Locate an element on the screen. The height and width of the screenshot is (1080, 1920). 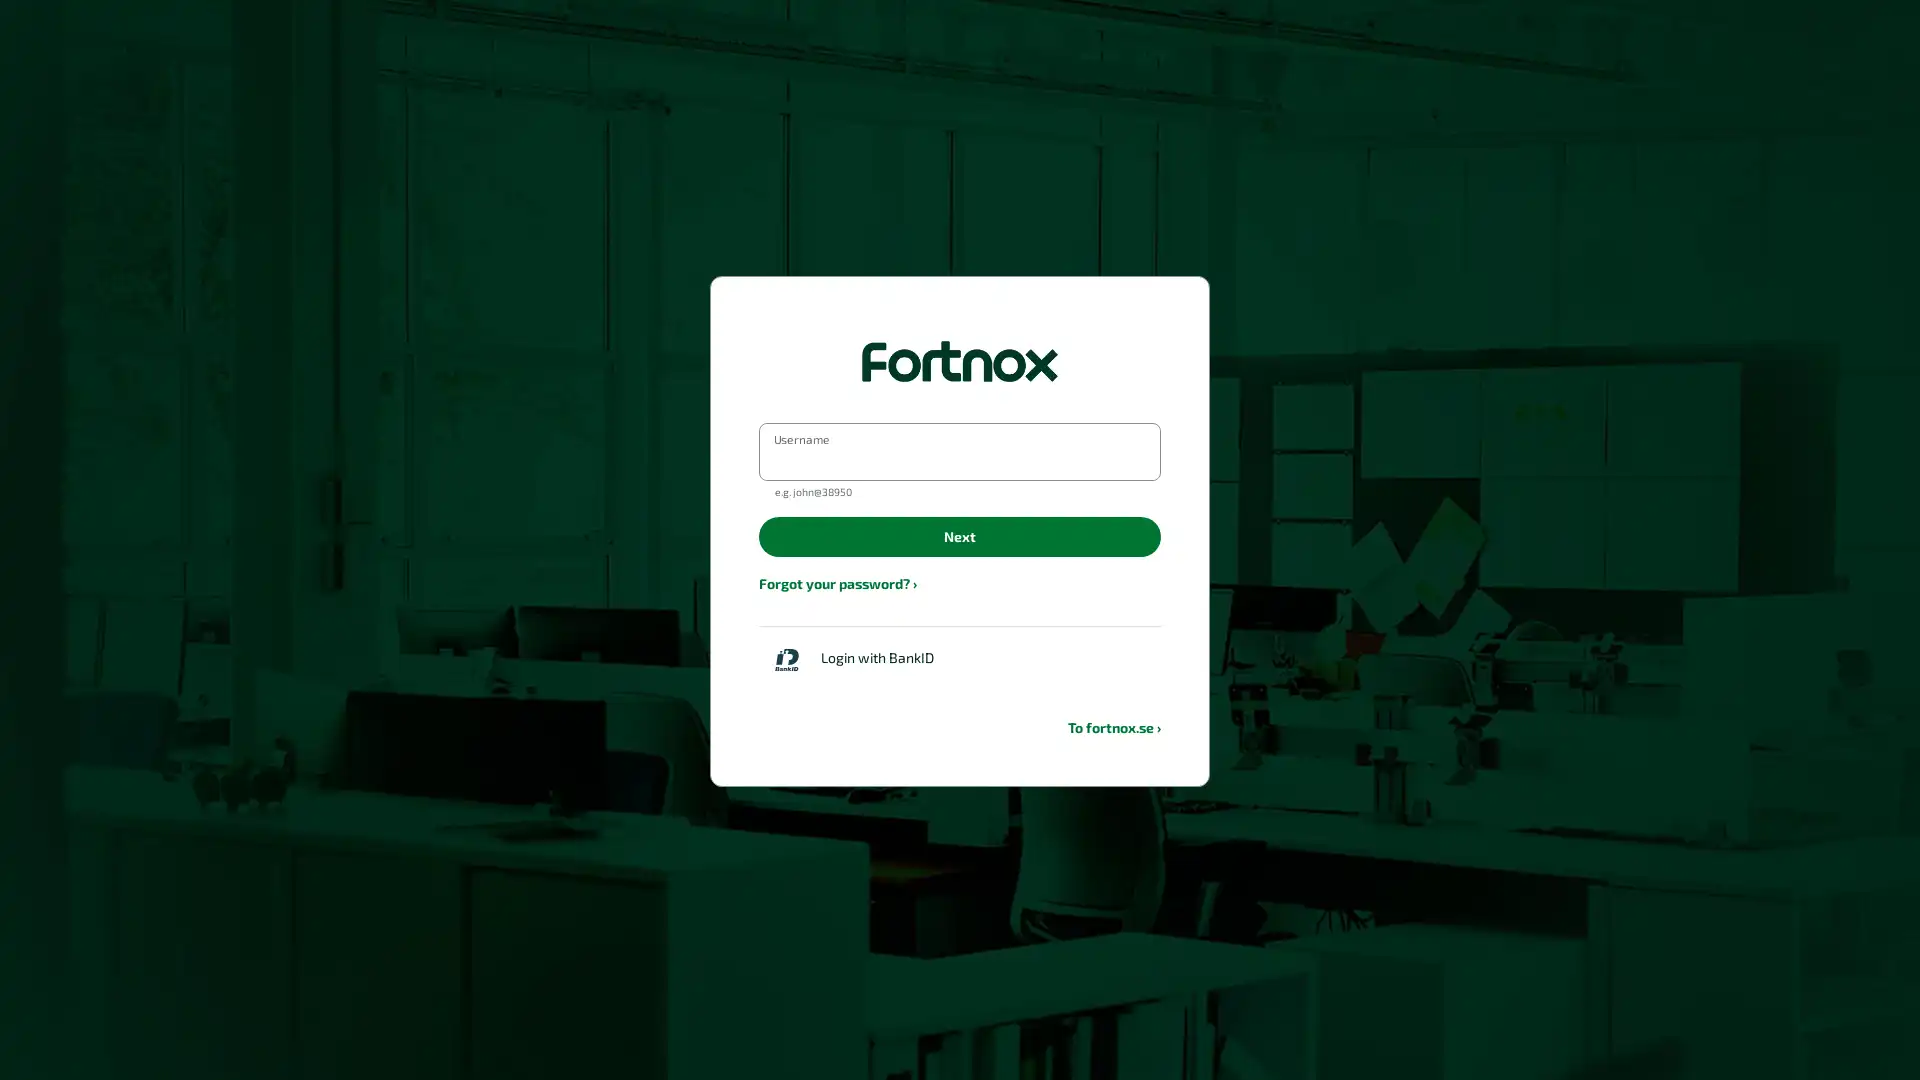
Next is located at coordinates (960, 535).